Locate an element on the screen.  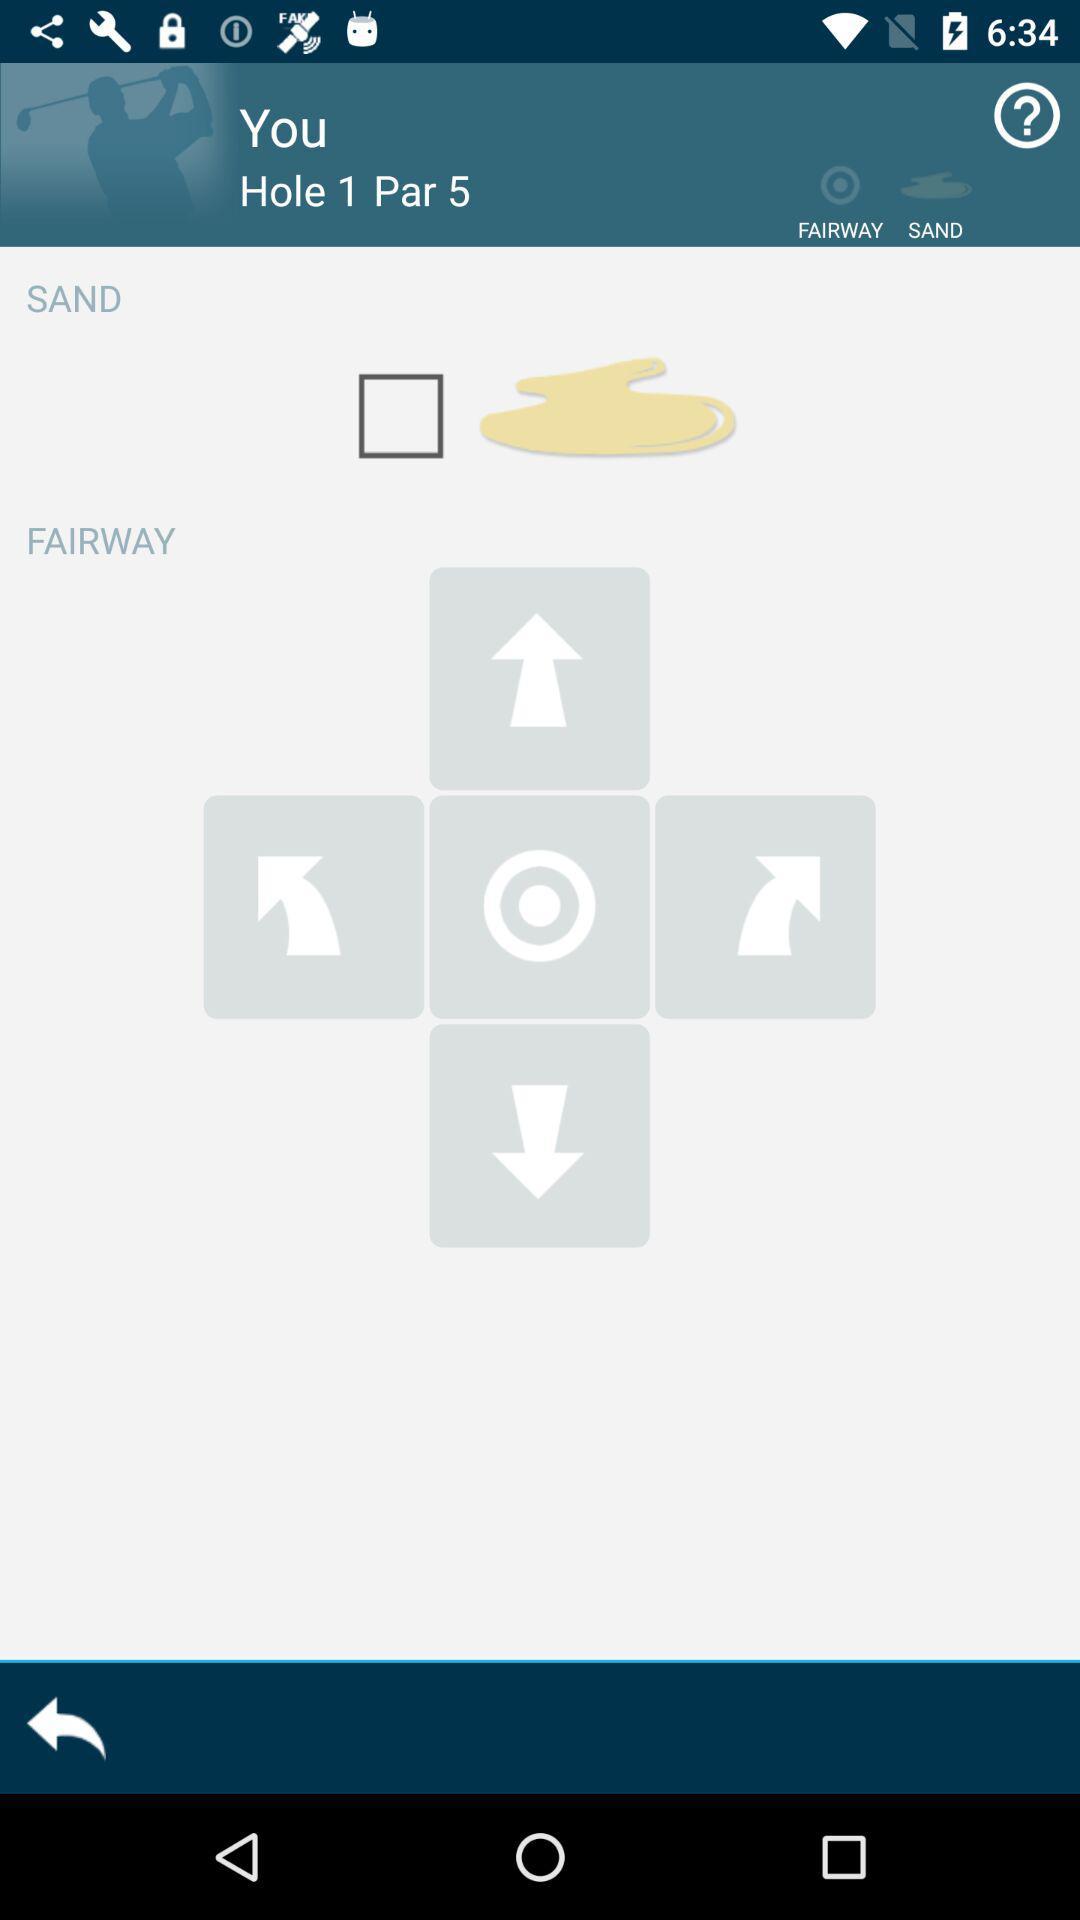
up is located at coordinates (538, 678).